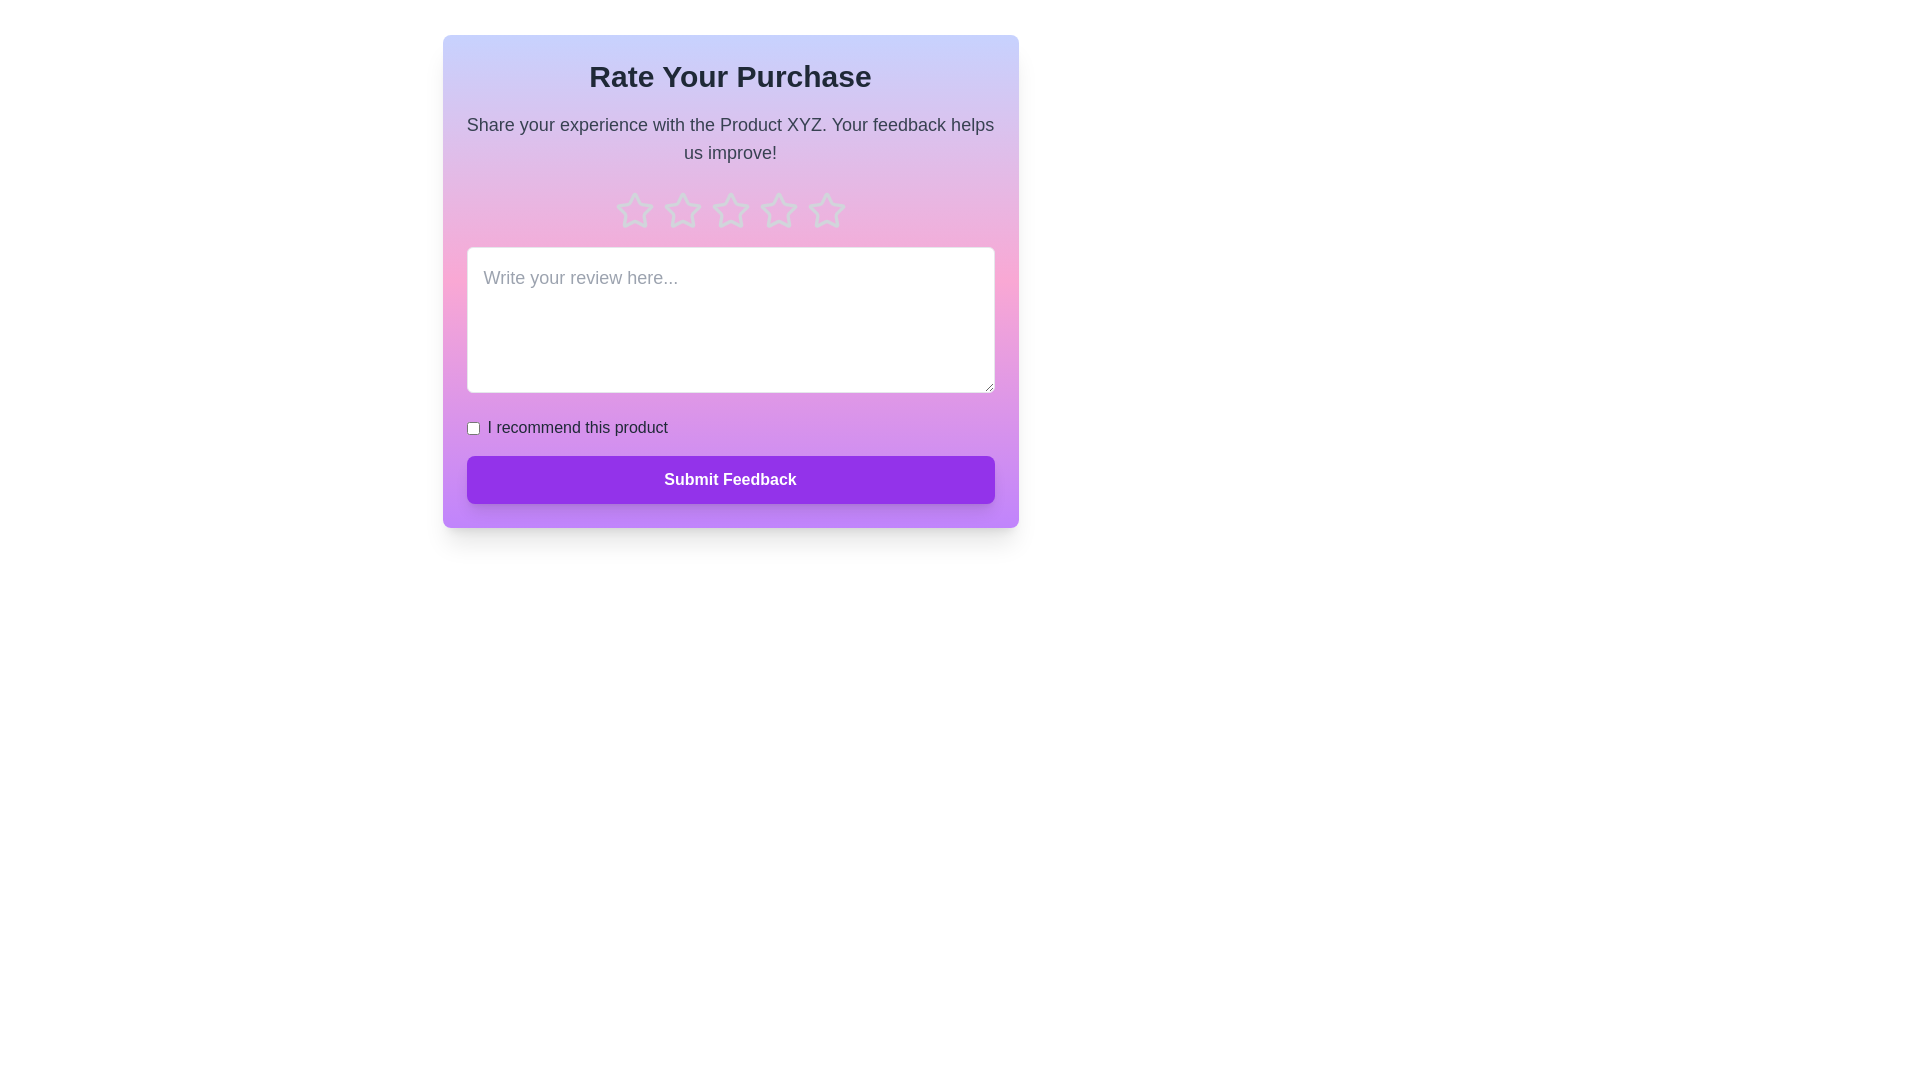  I want to click on the star corresponding to the rating 2, so click(682, 211).